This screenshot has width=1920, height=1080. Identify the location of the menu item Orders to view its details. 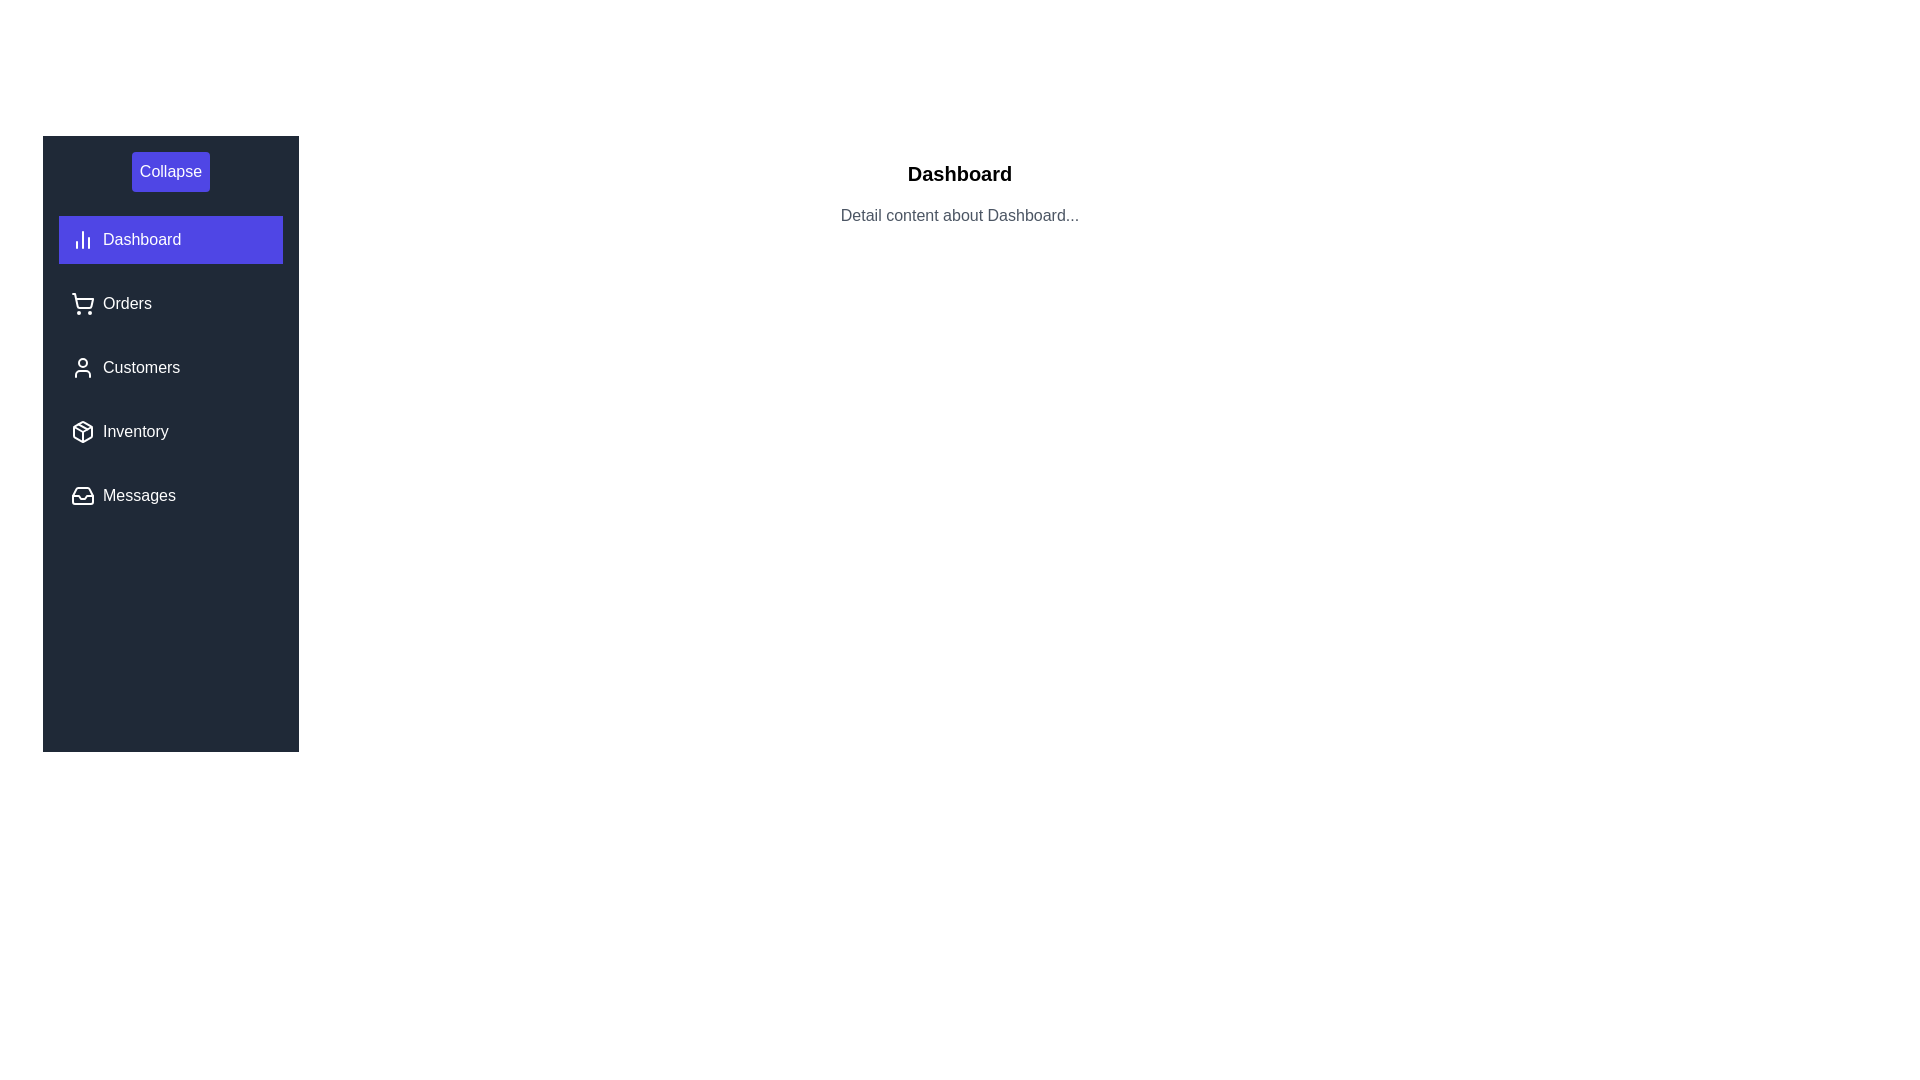
(171, 304).